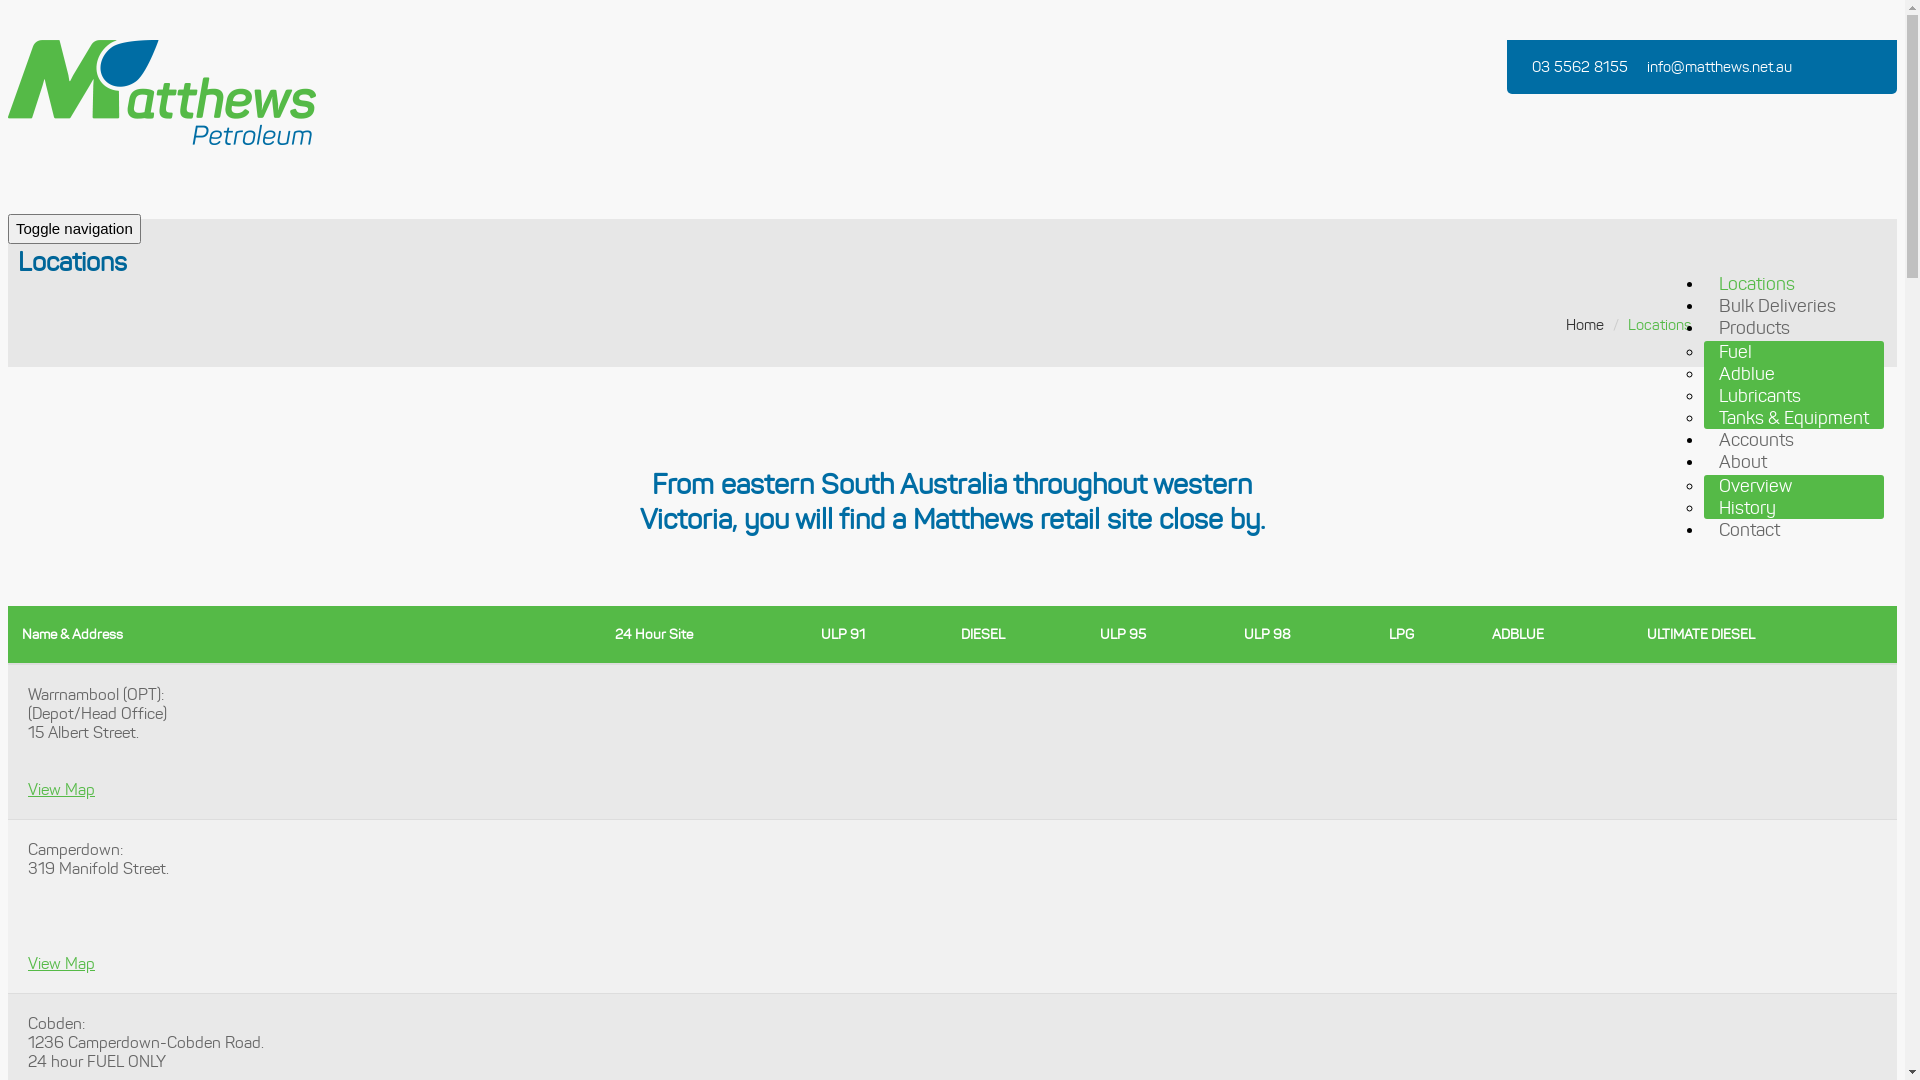  What do you see at coordinates (61, 788) in the screenshot?
I see `'View Map'` at bounding box center [61, 788].